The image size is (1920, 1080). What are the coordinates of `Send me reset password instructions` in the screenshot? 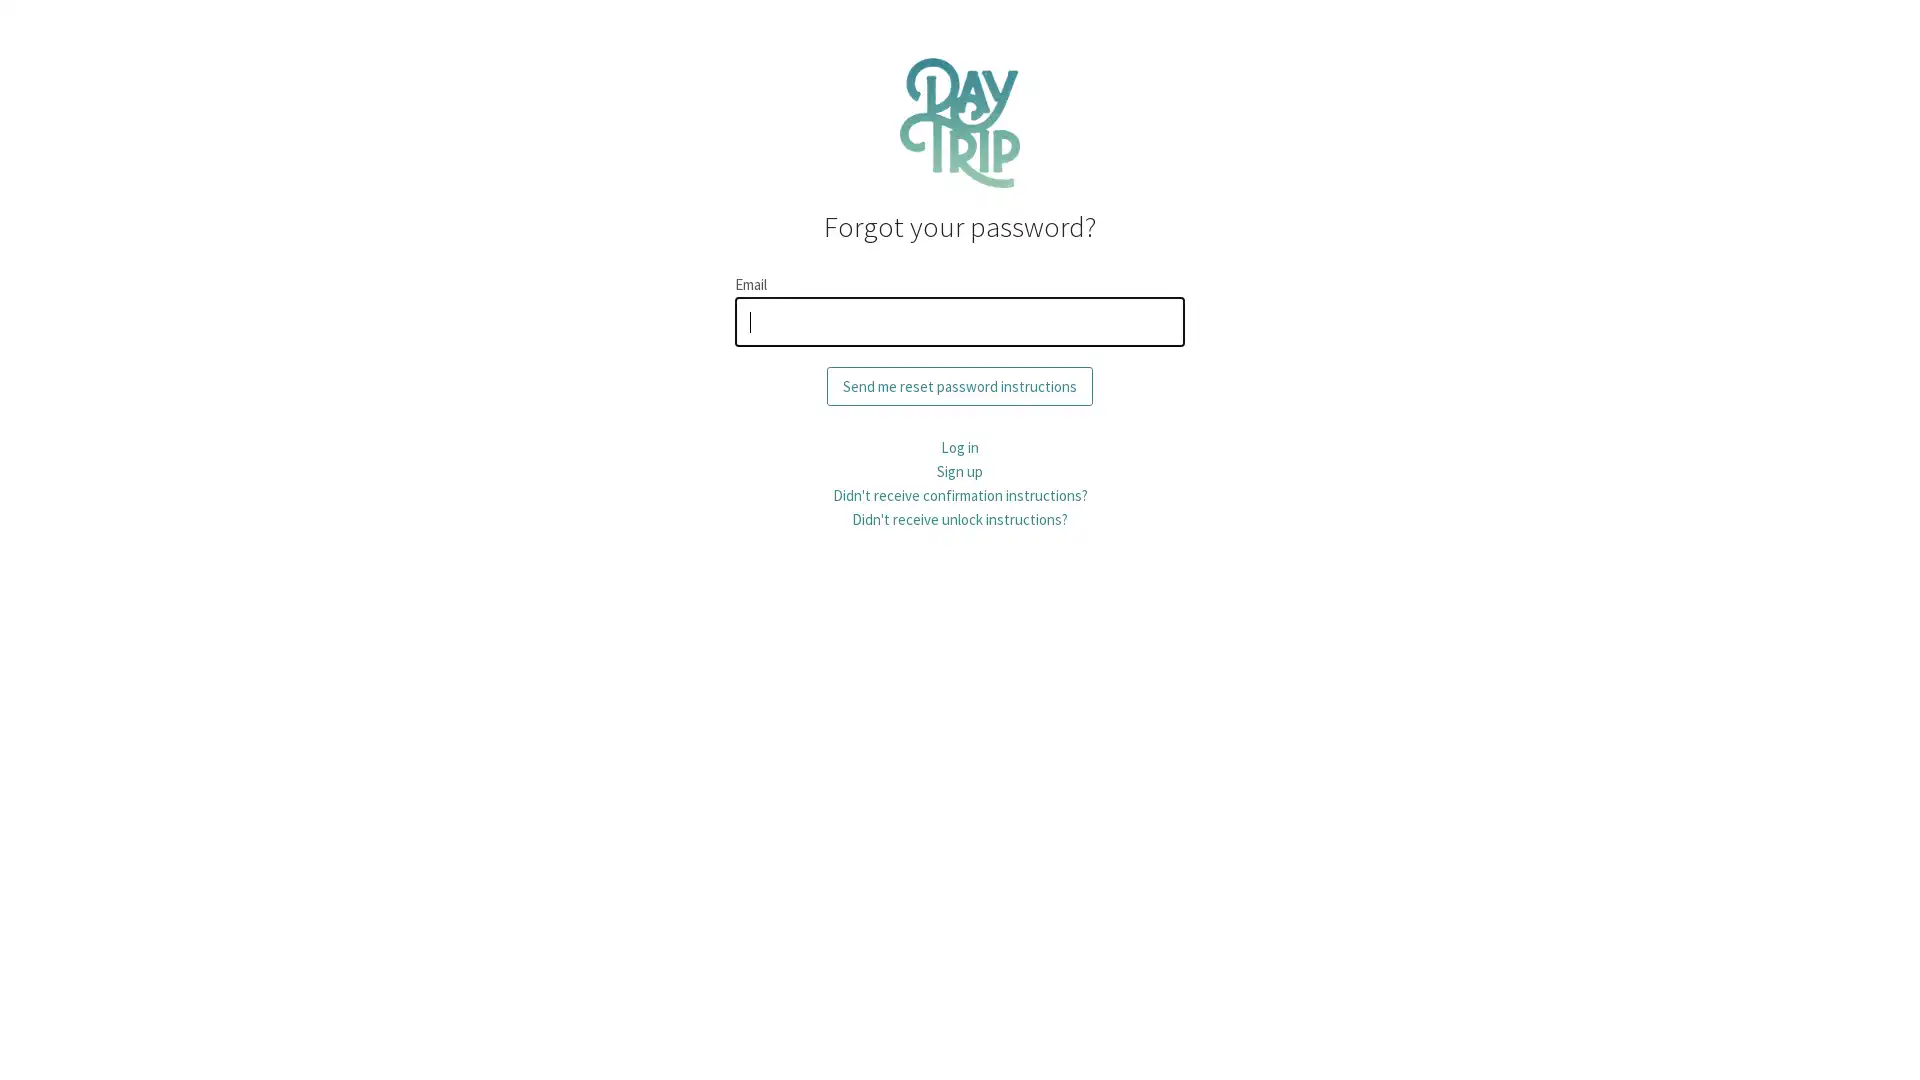 It's located at (960, 385).